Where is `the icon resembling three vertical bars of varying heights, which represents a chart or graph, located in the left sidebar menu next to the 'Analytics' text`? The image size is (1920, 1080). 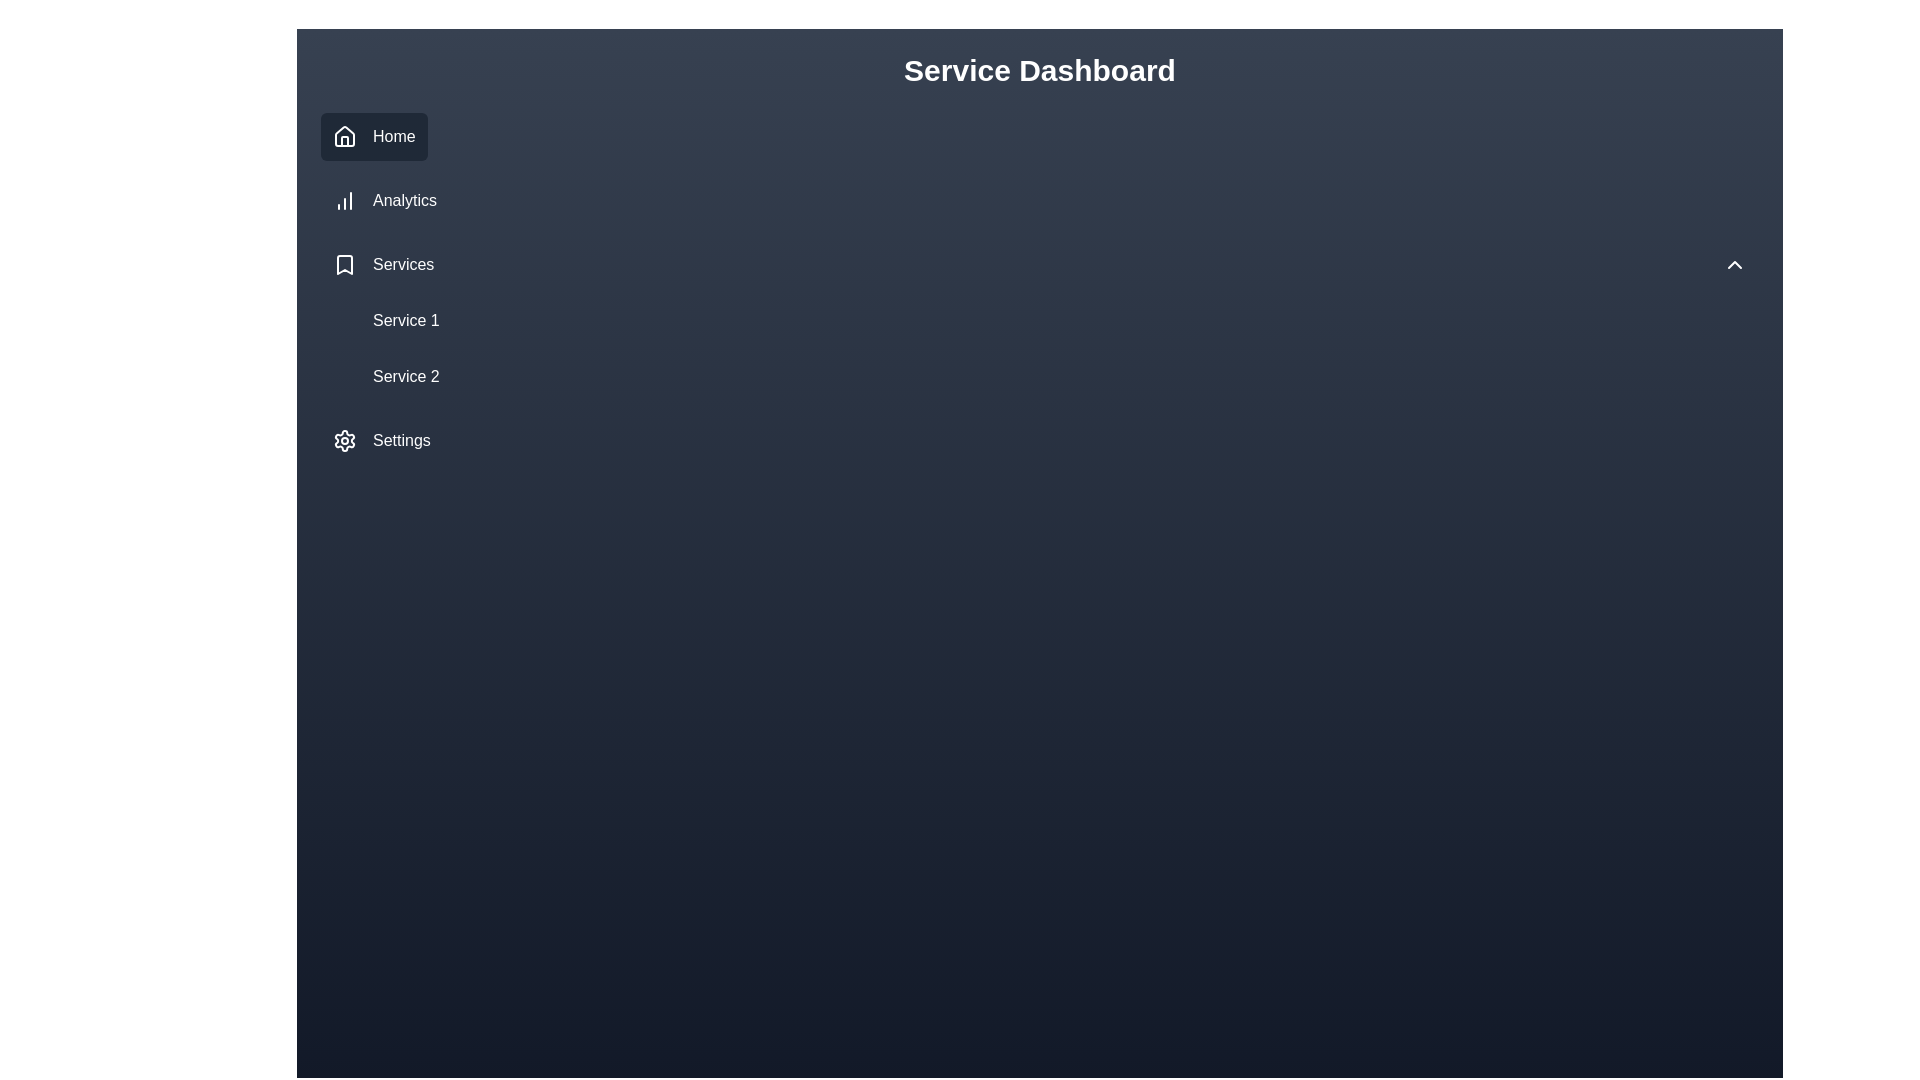 the icon resembling three vertical bars of varying heights, which represents a chart or graph, located in the left sidebar menu next to the 'Analytics' text is located at coordinates (345, 200).